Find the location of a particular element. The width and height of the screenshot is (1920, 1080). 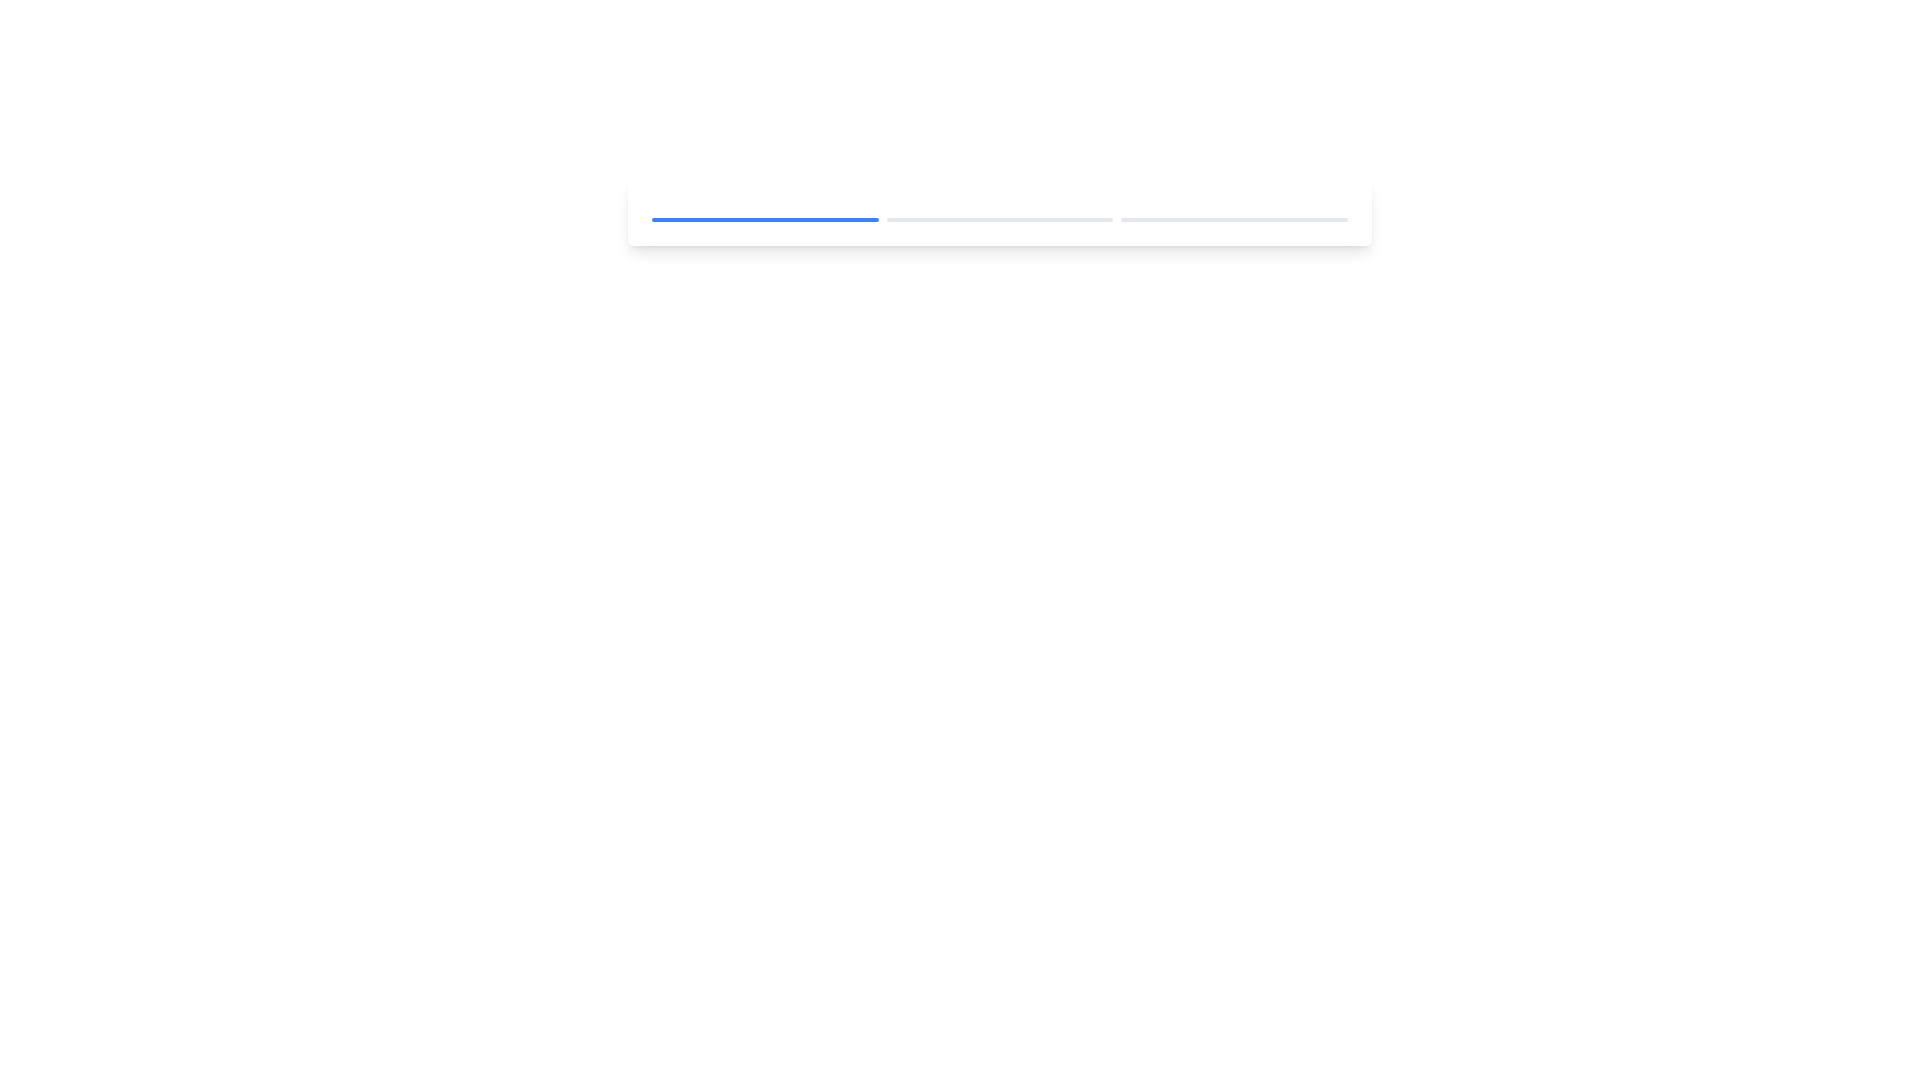

the second column of the grid layout located beneath the title 'Scene 1' is located at coordinates (999, 219).